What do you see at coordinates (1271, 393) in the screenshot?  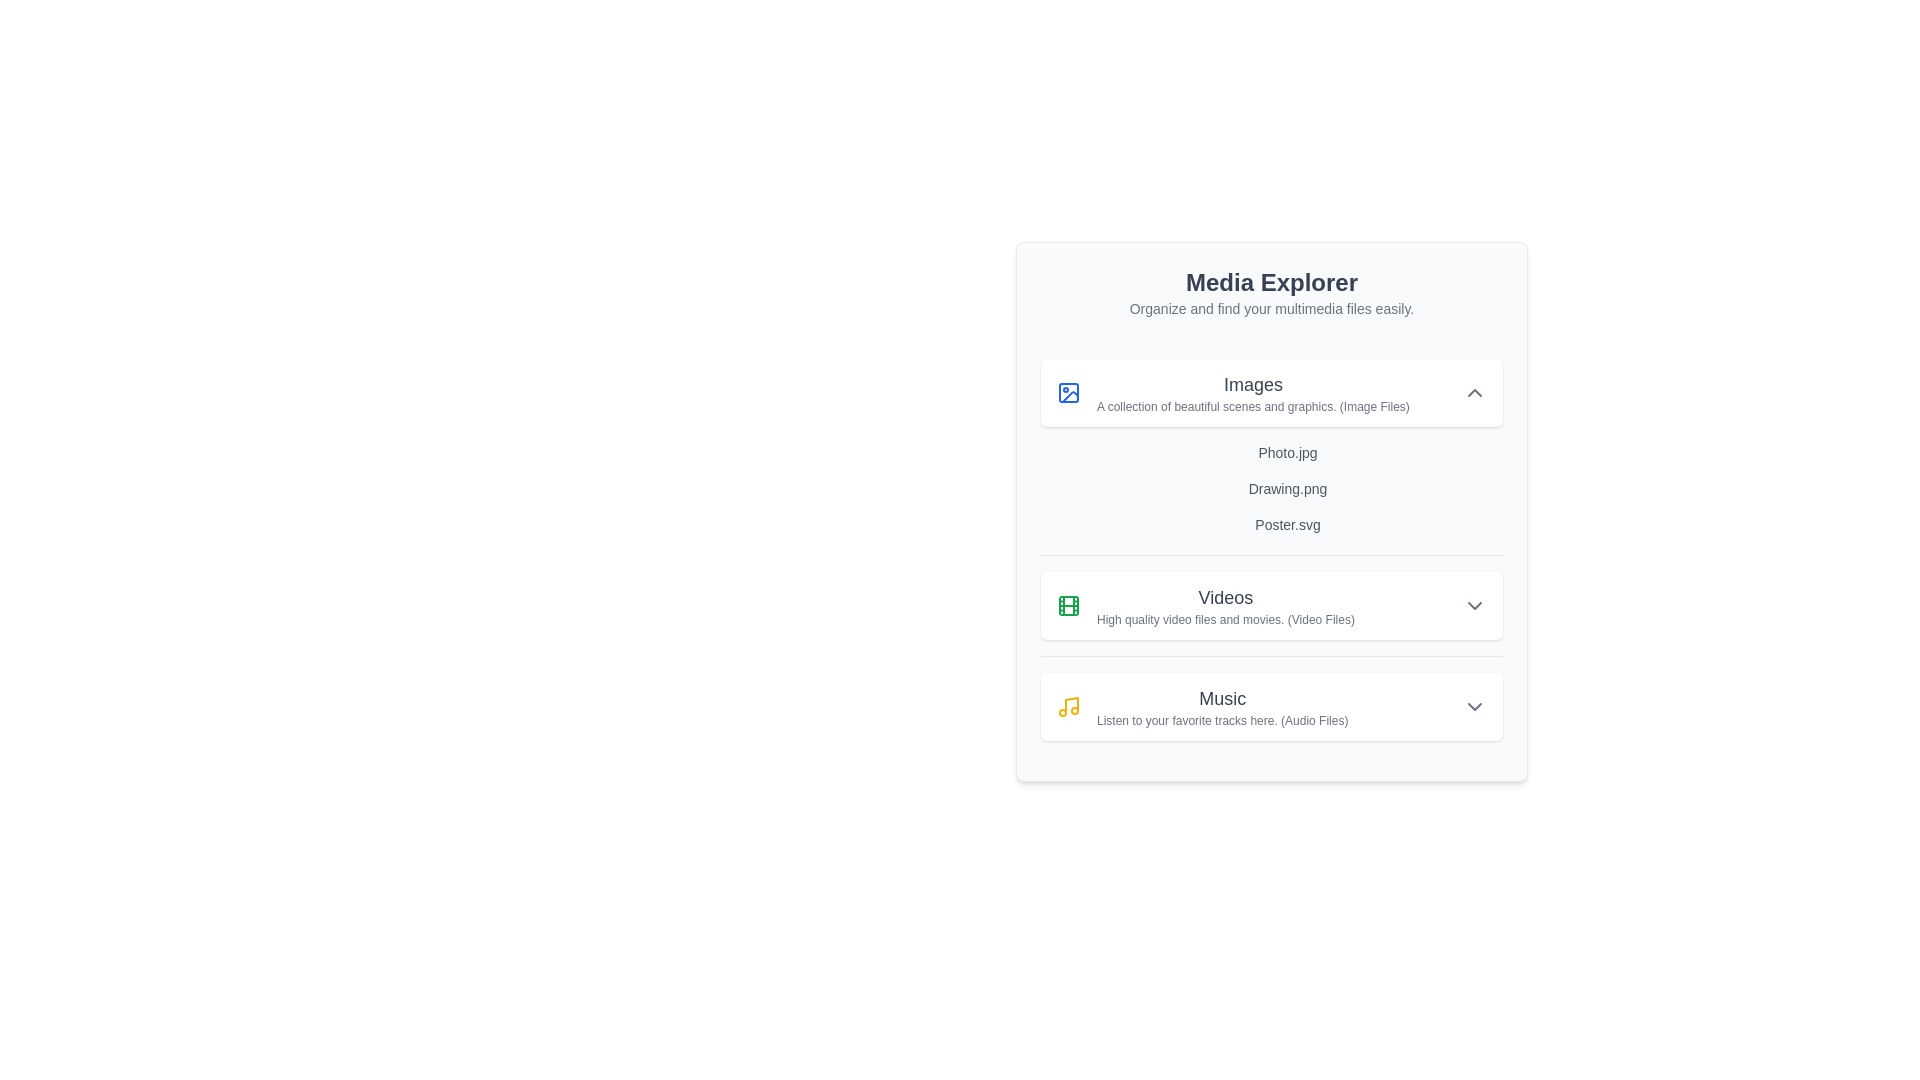 I see `the 'Images' button, which is a white, rounded rectangular button with a blue image icon and bold text reading 'Images', located under the 'Media Explorer' heading` at bounding box center [1271, 393].